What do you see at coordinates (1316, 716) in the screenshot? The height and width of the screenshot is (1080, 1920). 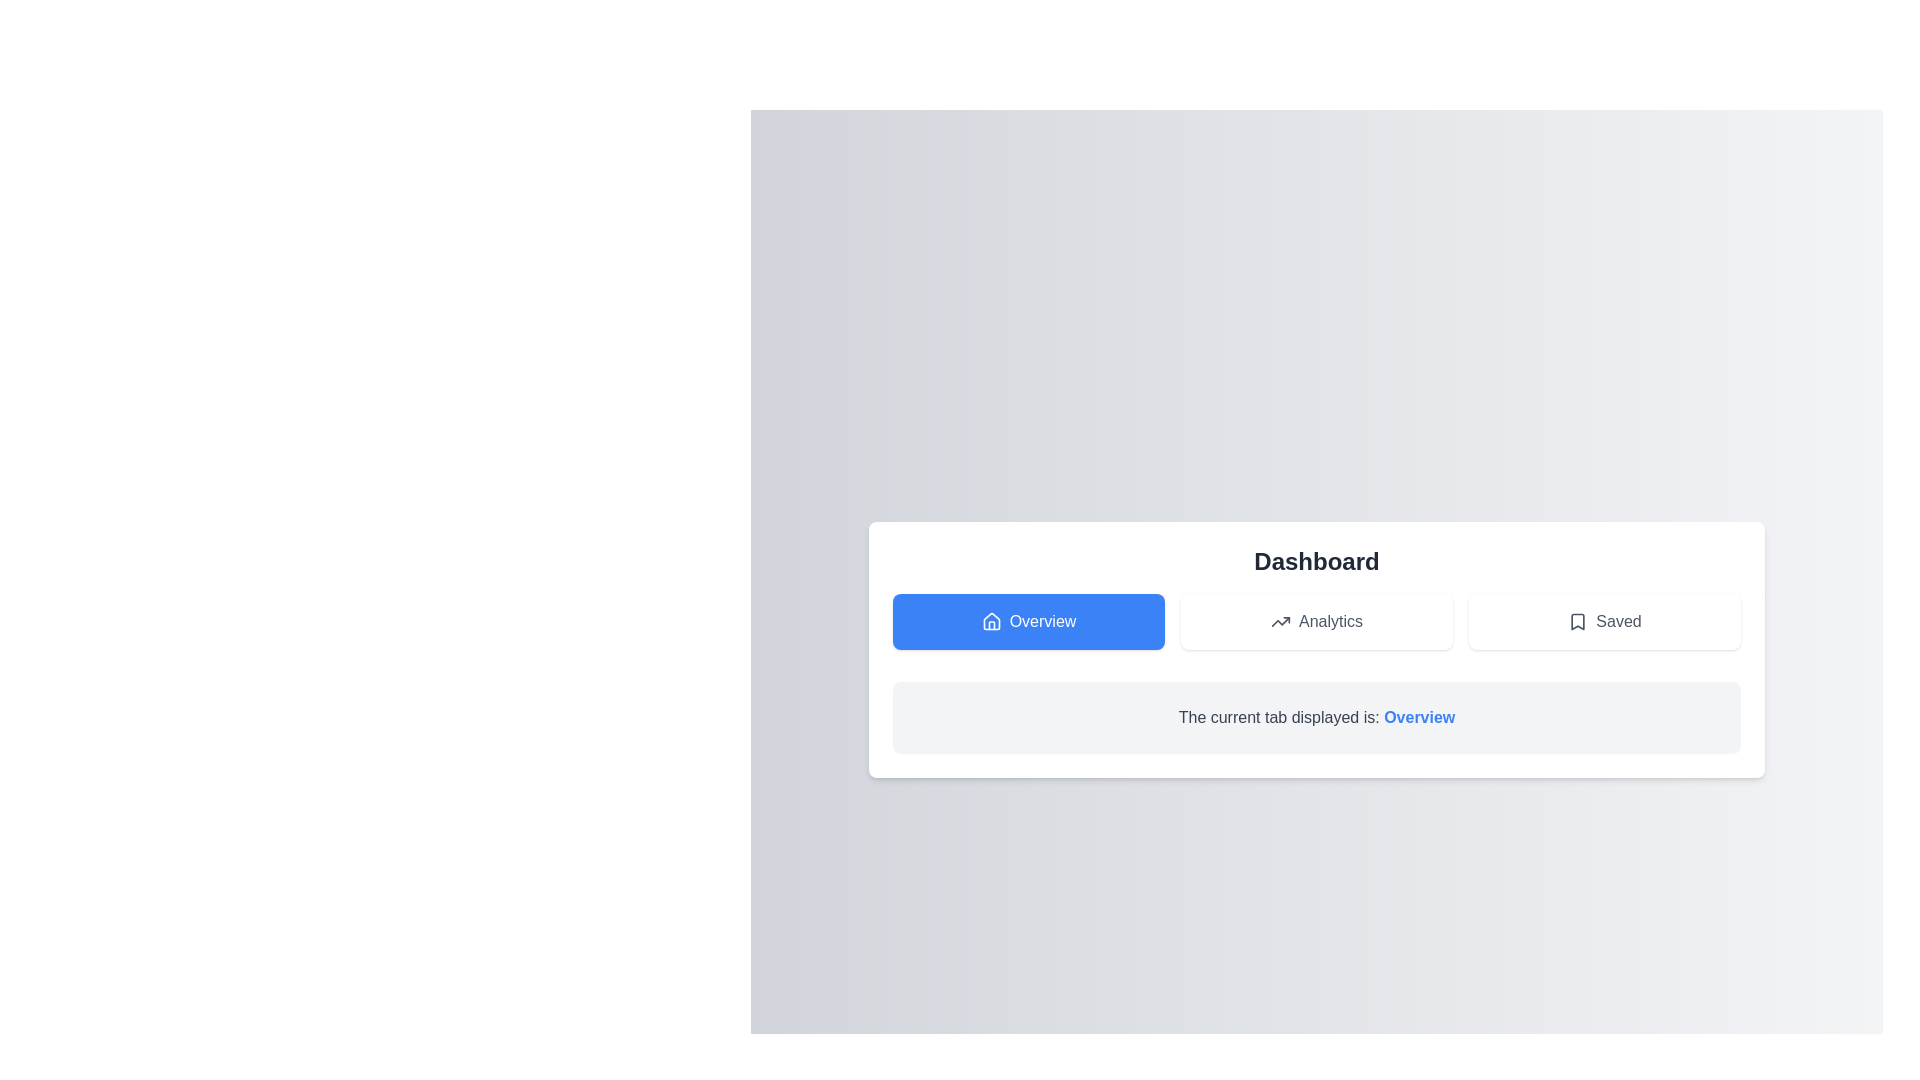 I see `the informative text displaying 'The current tab displayed is: Overview', which is centrally positioned below the tab navigation area and highlighted with 'Overview' in blue and bold` at bounding box center [1316, 716].